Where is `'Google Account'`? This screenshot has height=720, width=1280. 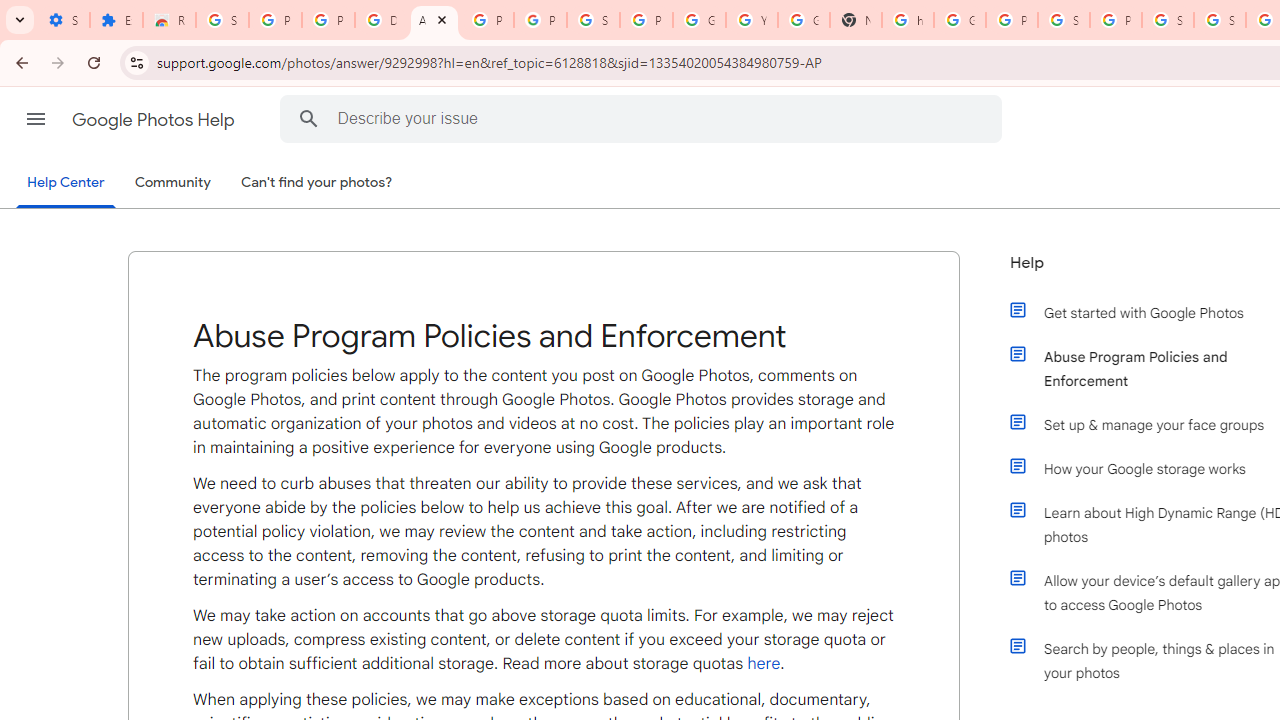 'Google Account' is located at coordinates (699, 20).